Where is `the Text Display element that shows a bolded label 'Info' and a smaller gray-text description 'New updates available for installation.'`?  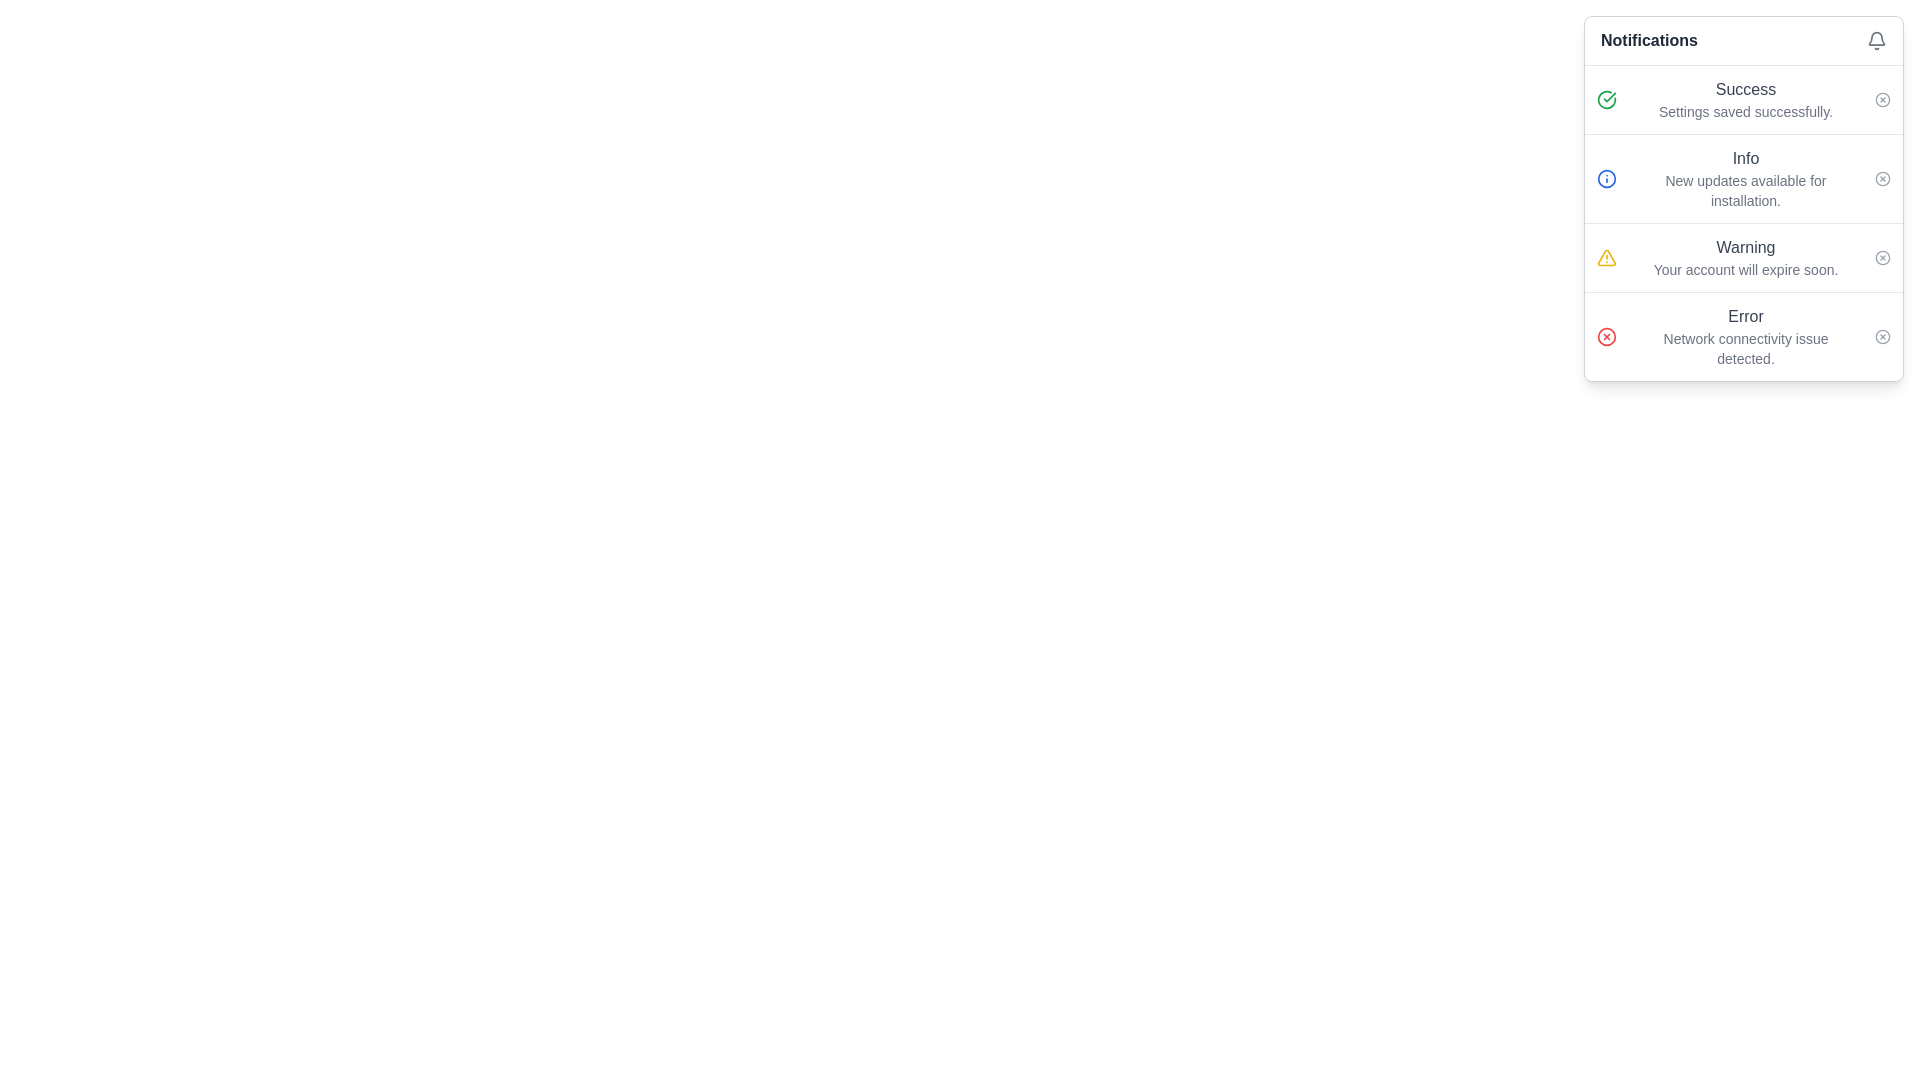 the Text Display element that shows a bolded label 'Info' and a smaller gray-text description 'New updates available for installation.' is located at coordinates (1745, 177).